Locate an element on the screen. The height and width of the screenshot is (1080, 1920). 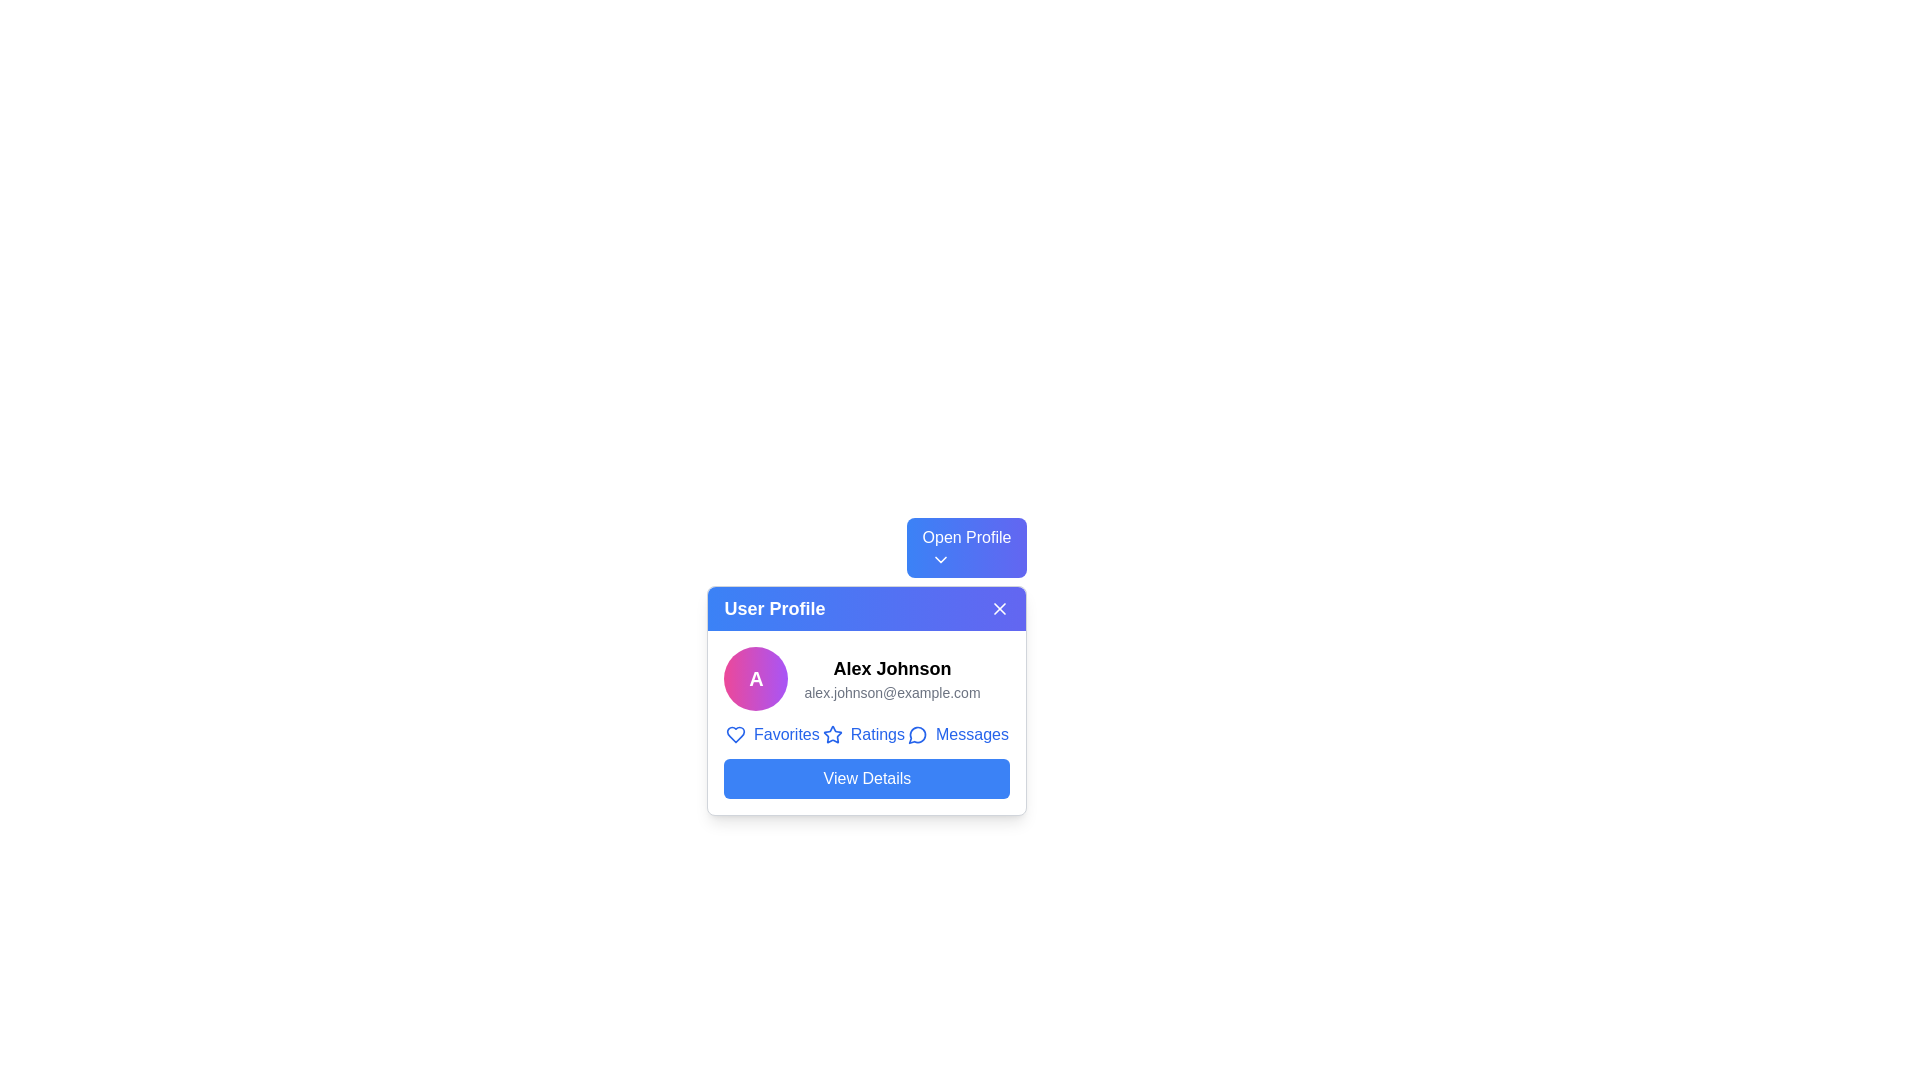
the navigation link in the User Profile section is located at coordinates (867, 722).